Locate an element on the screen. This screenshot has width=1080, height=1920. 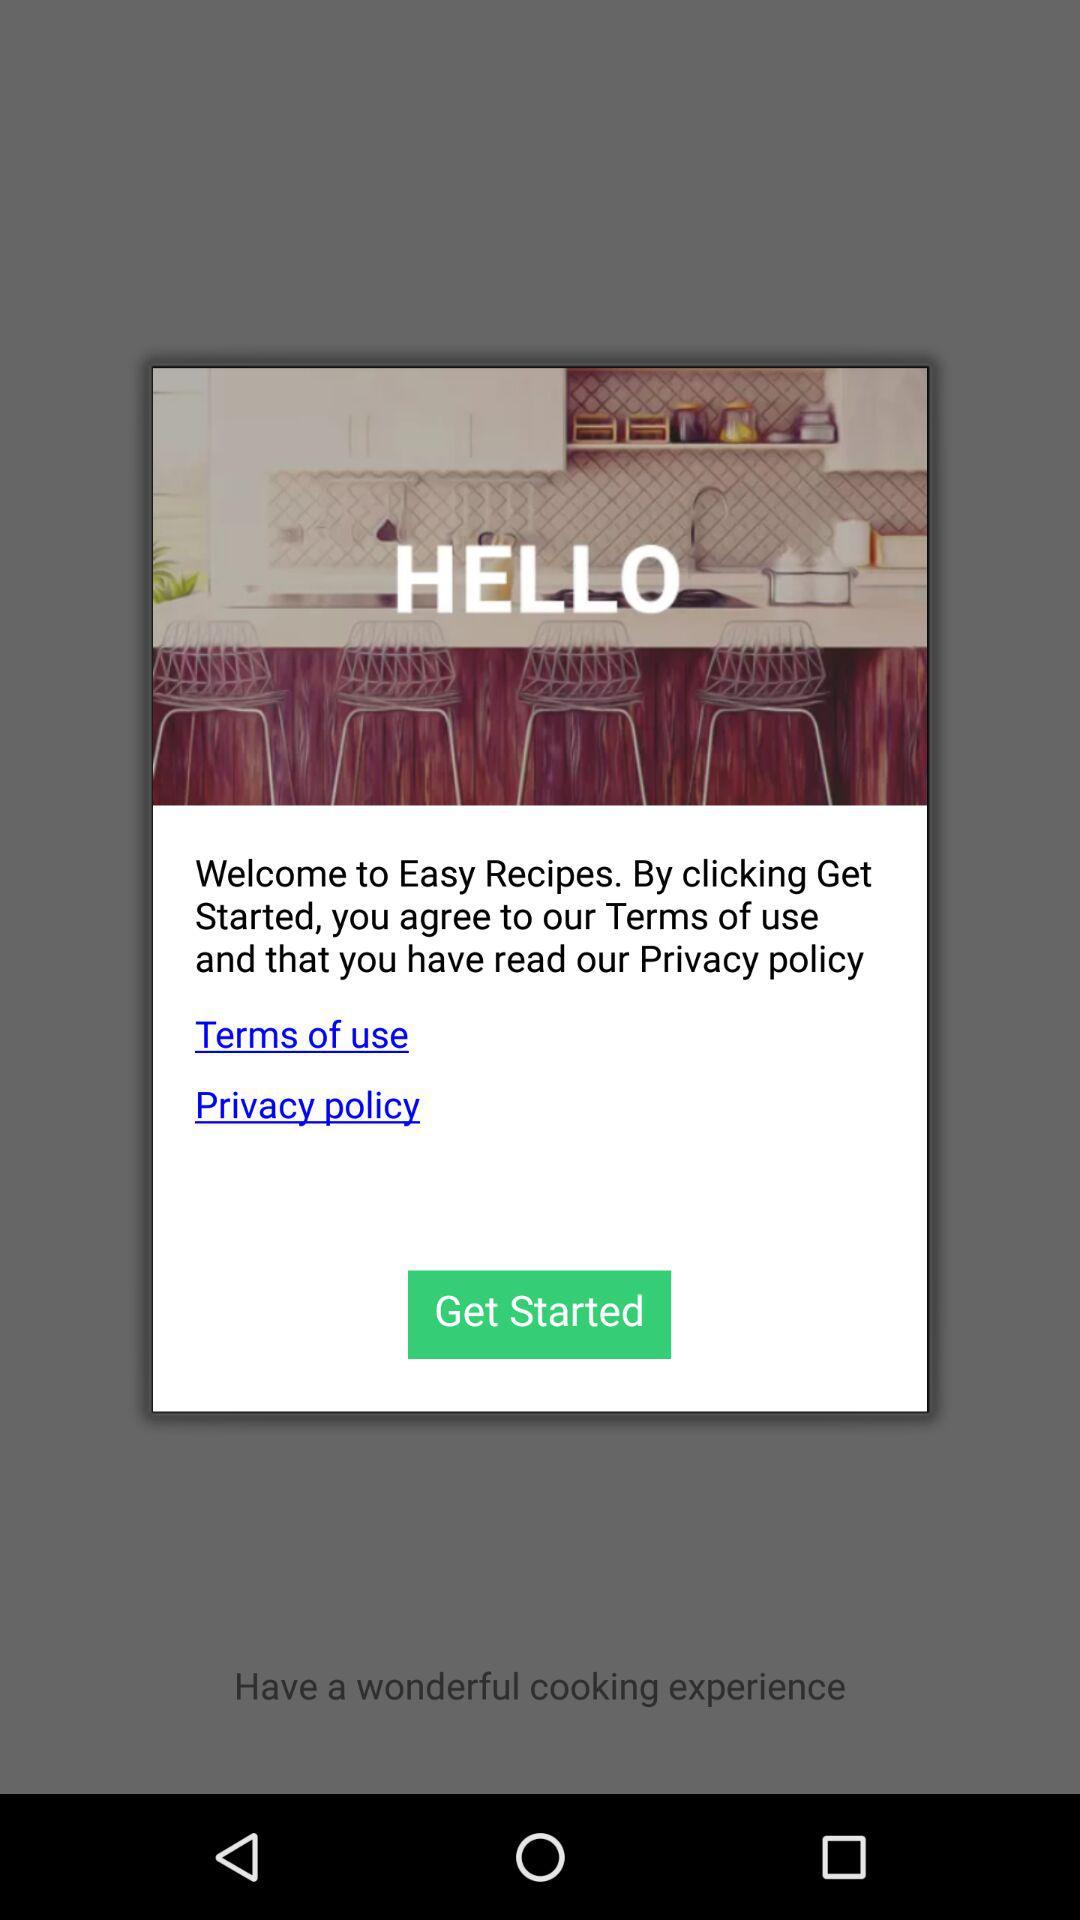
the icon at the top is located at coordinates (540, 585).